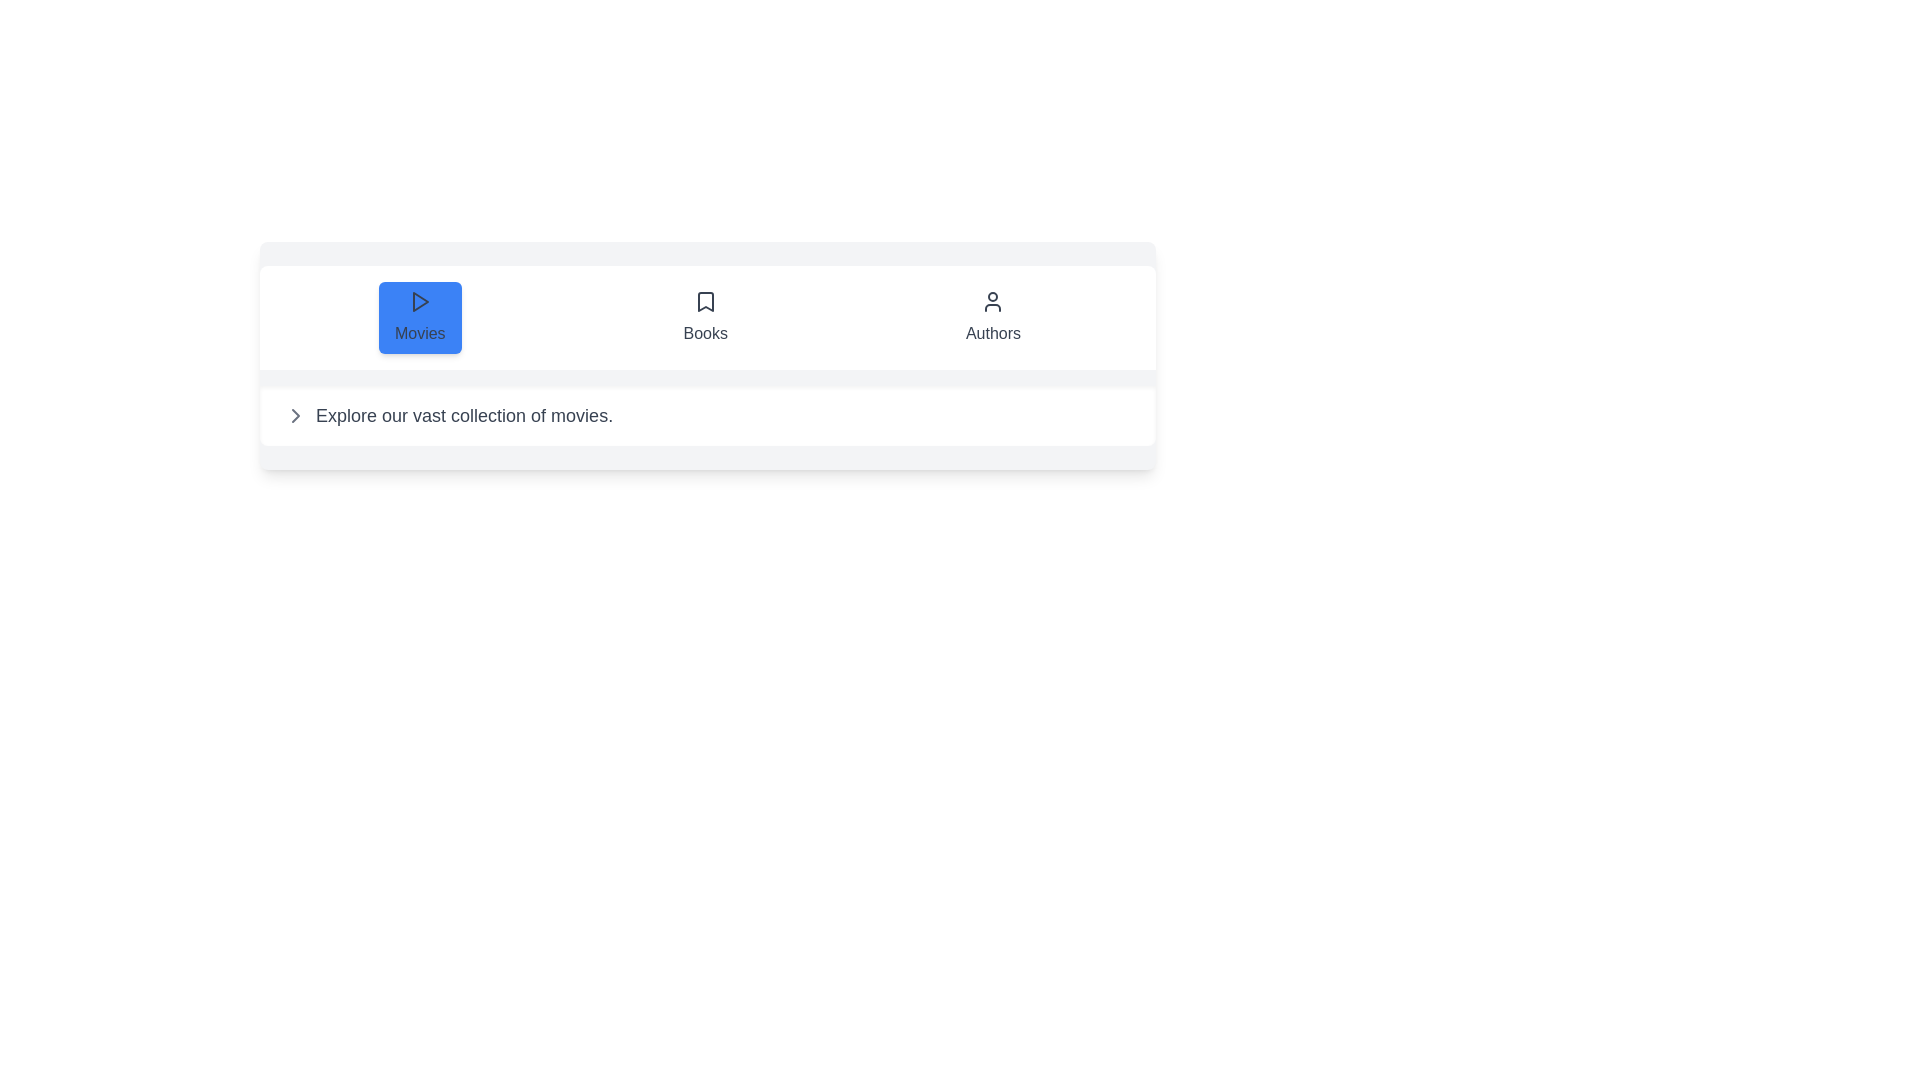 The width and height of the screenshot is (1920, 1080). I want to click on the Authors tab, so click(993, 316).